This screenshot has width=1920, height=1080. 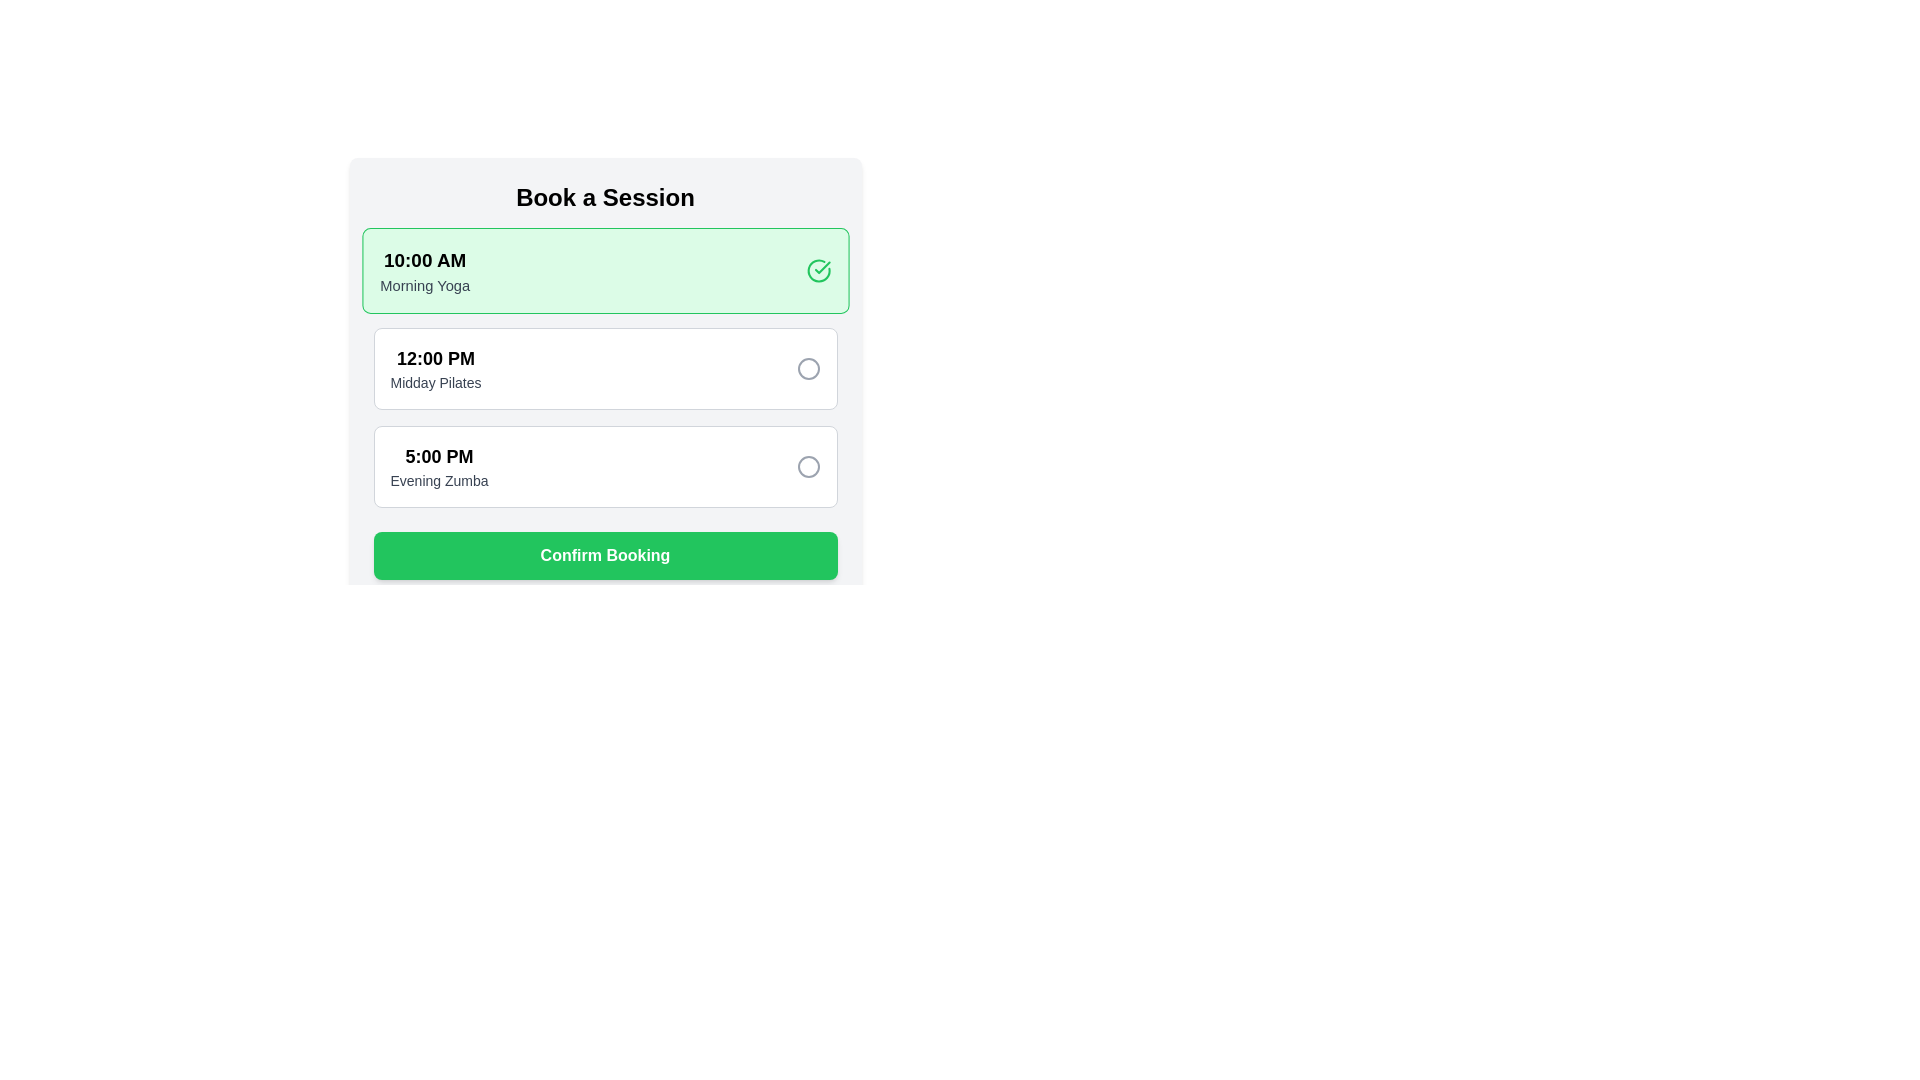 What do you see at coordinates (438, 481) in the screenshot?
I see `the 'Evening Zumba' label, which is styled in gray and located beneath the '5:00 PM' time label in the session list` at bounding box center [438, 481].